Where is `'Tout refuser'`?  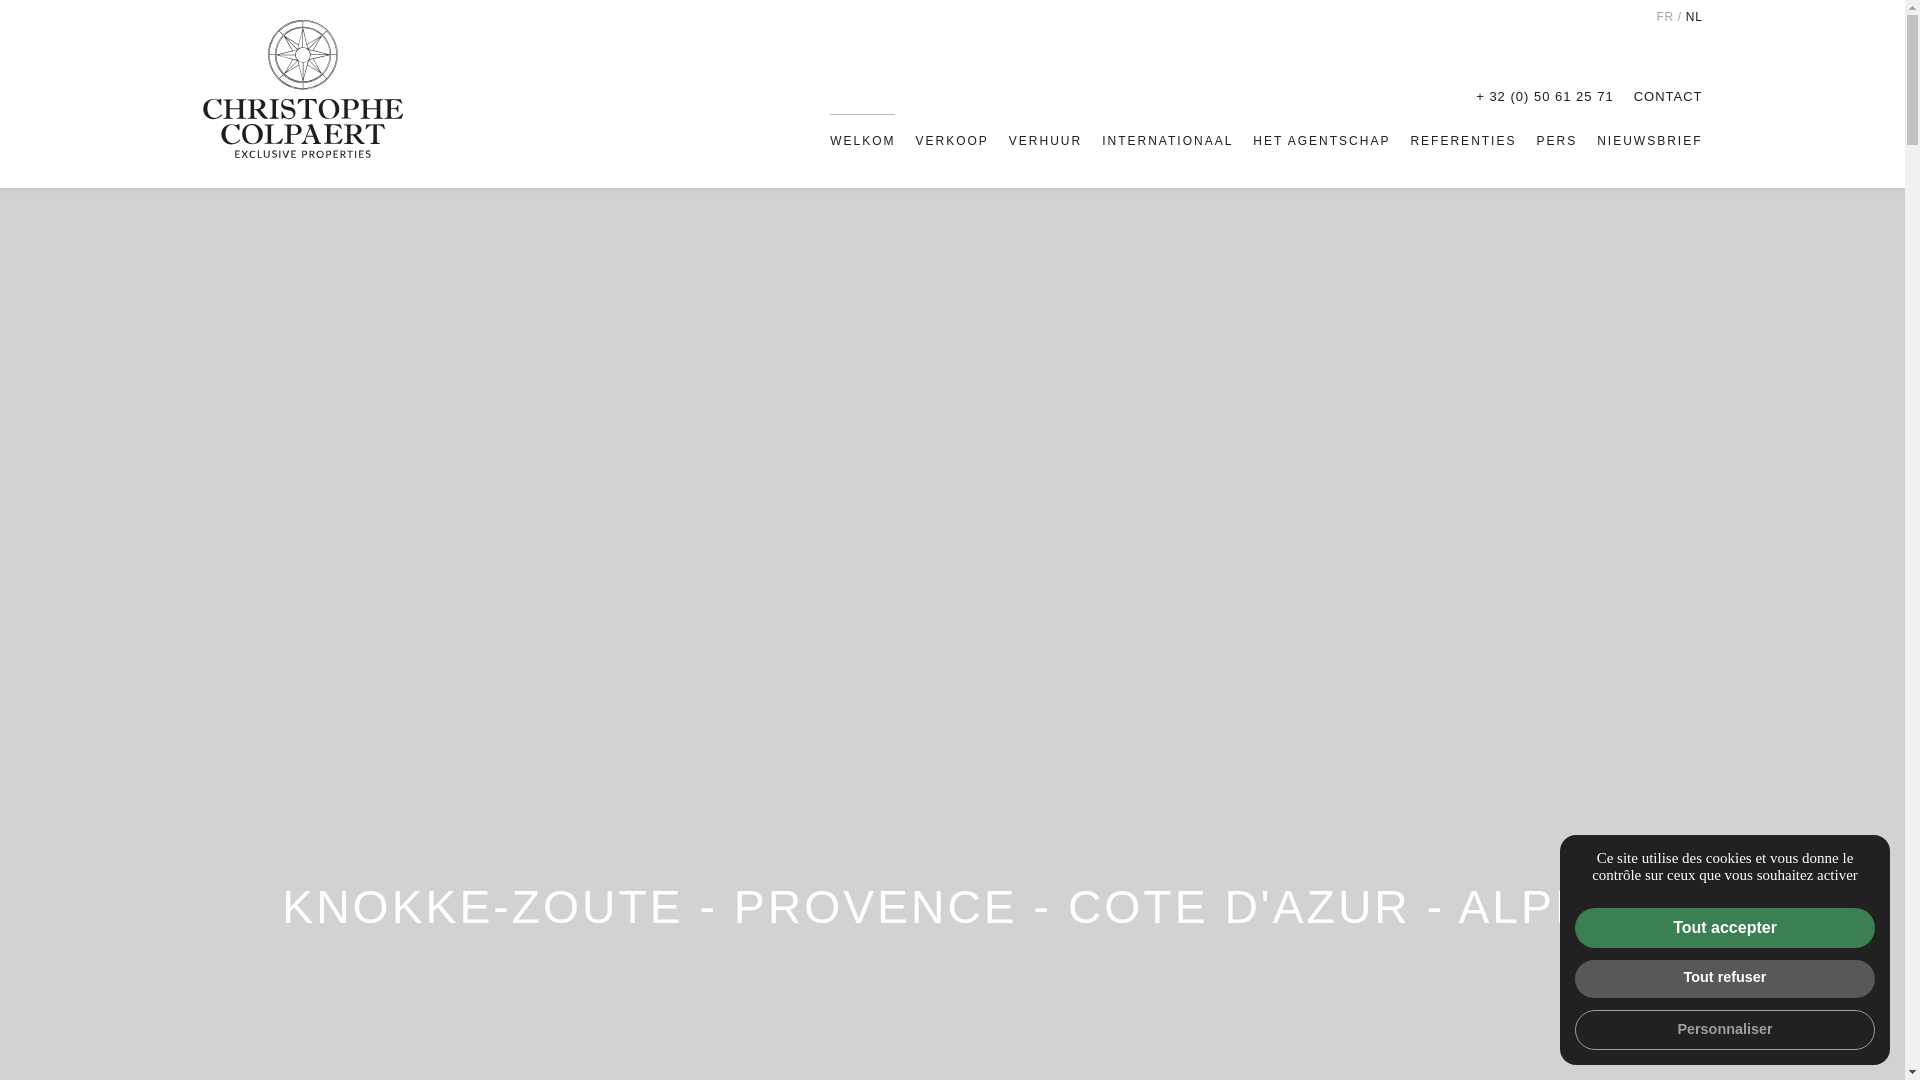
'Tout refuser' is located at coordinates (1723, 978).